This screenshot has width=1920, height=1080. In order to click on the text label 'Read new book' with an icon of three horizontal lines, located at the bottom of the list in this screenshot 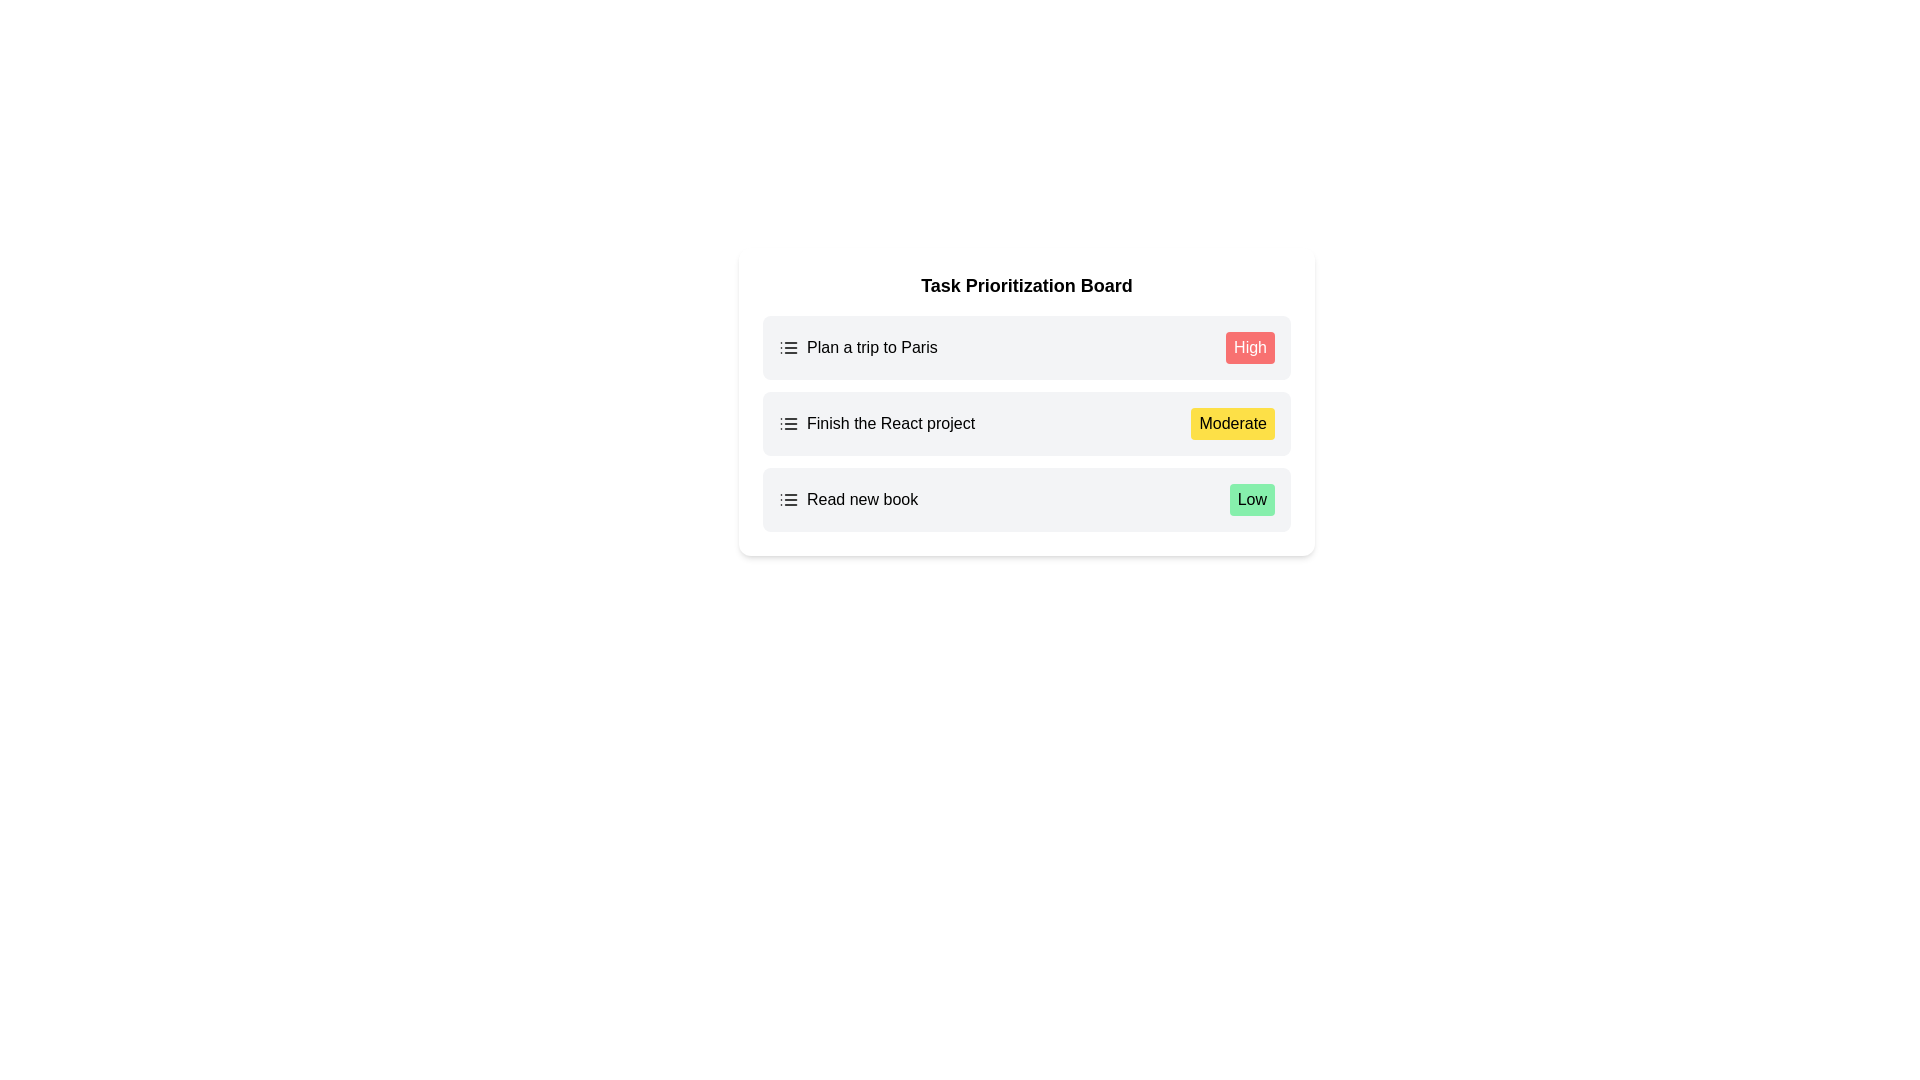, I will do `click(848, 499)`.